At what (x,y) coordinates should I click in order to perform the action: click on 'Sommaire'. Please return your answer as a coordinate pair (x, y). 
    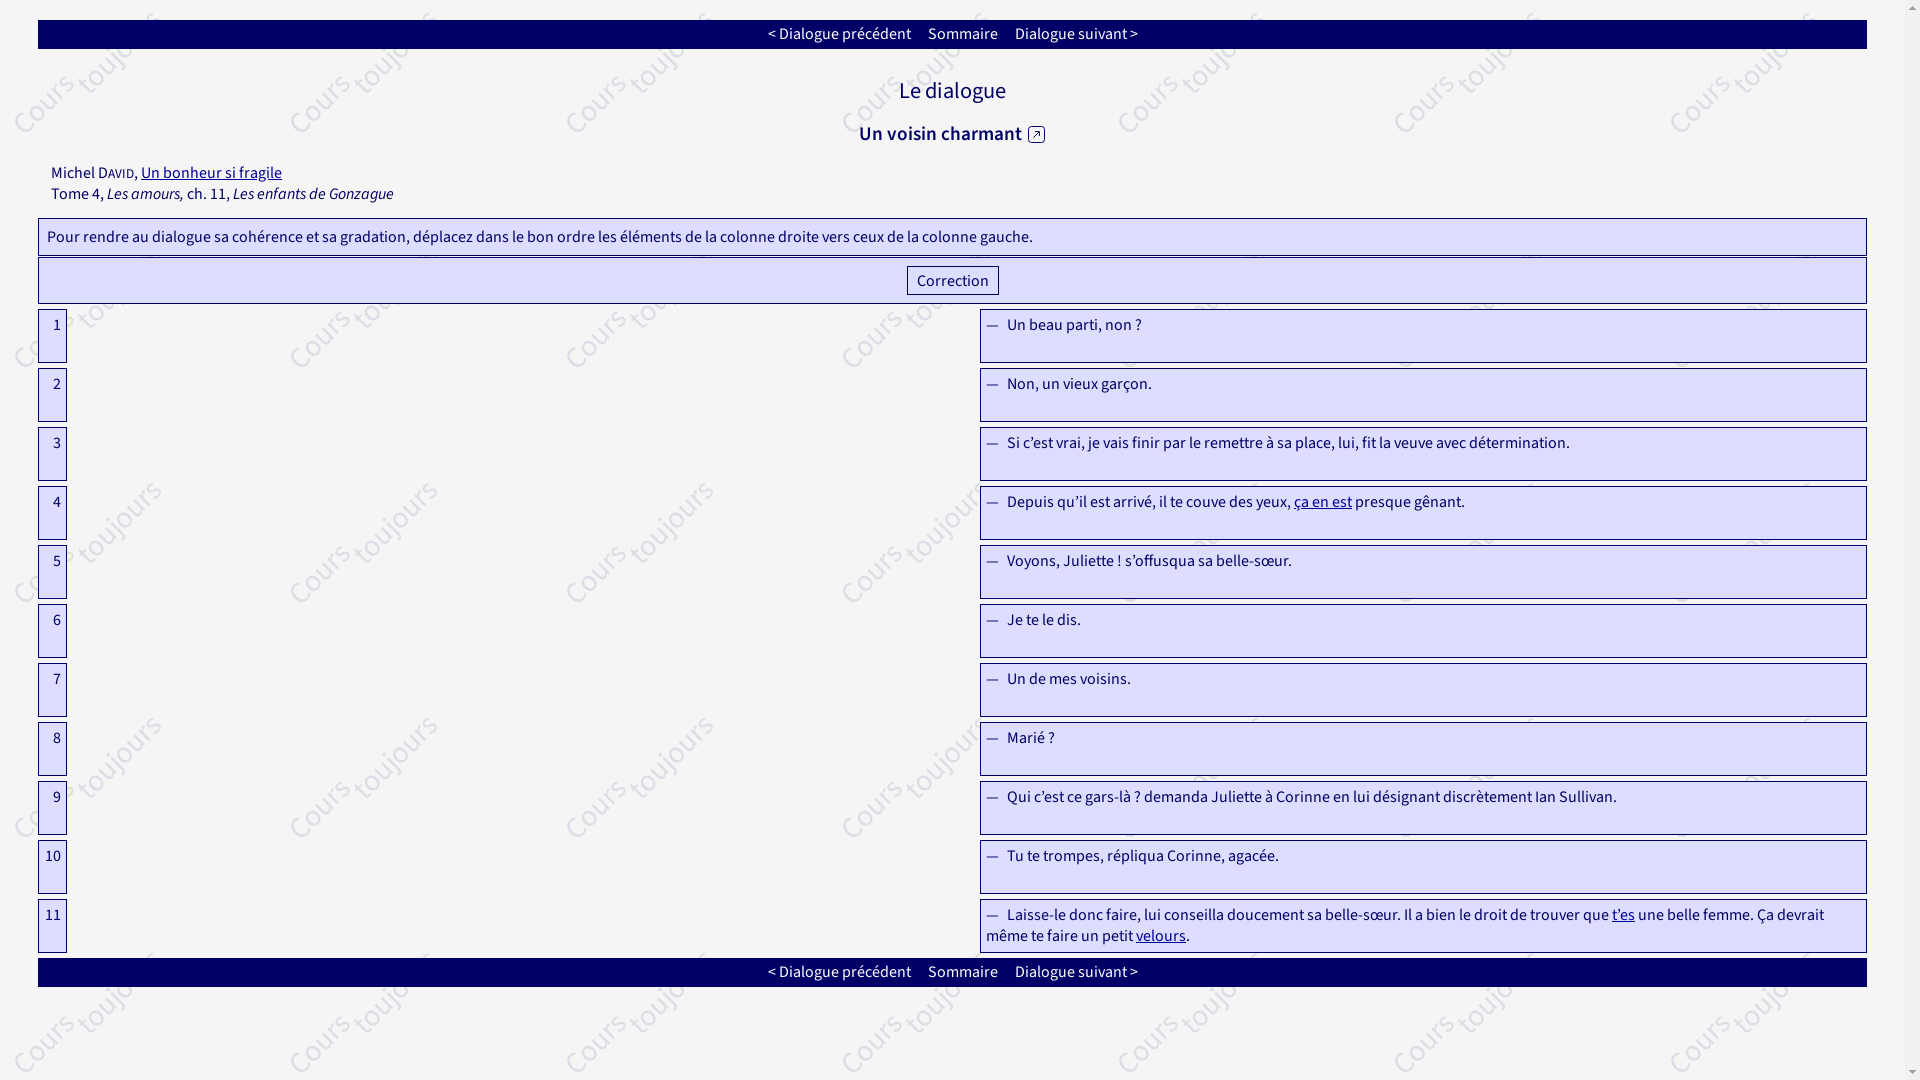
    Looking at the image, I should click on (961, 34).